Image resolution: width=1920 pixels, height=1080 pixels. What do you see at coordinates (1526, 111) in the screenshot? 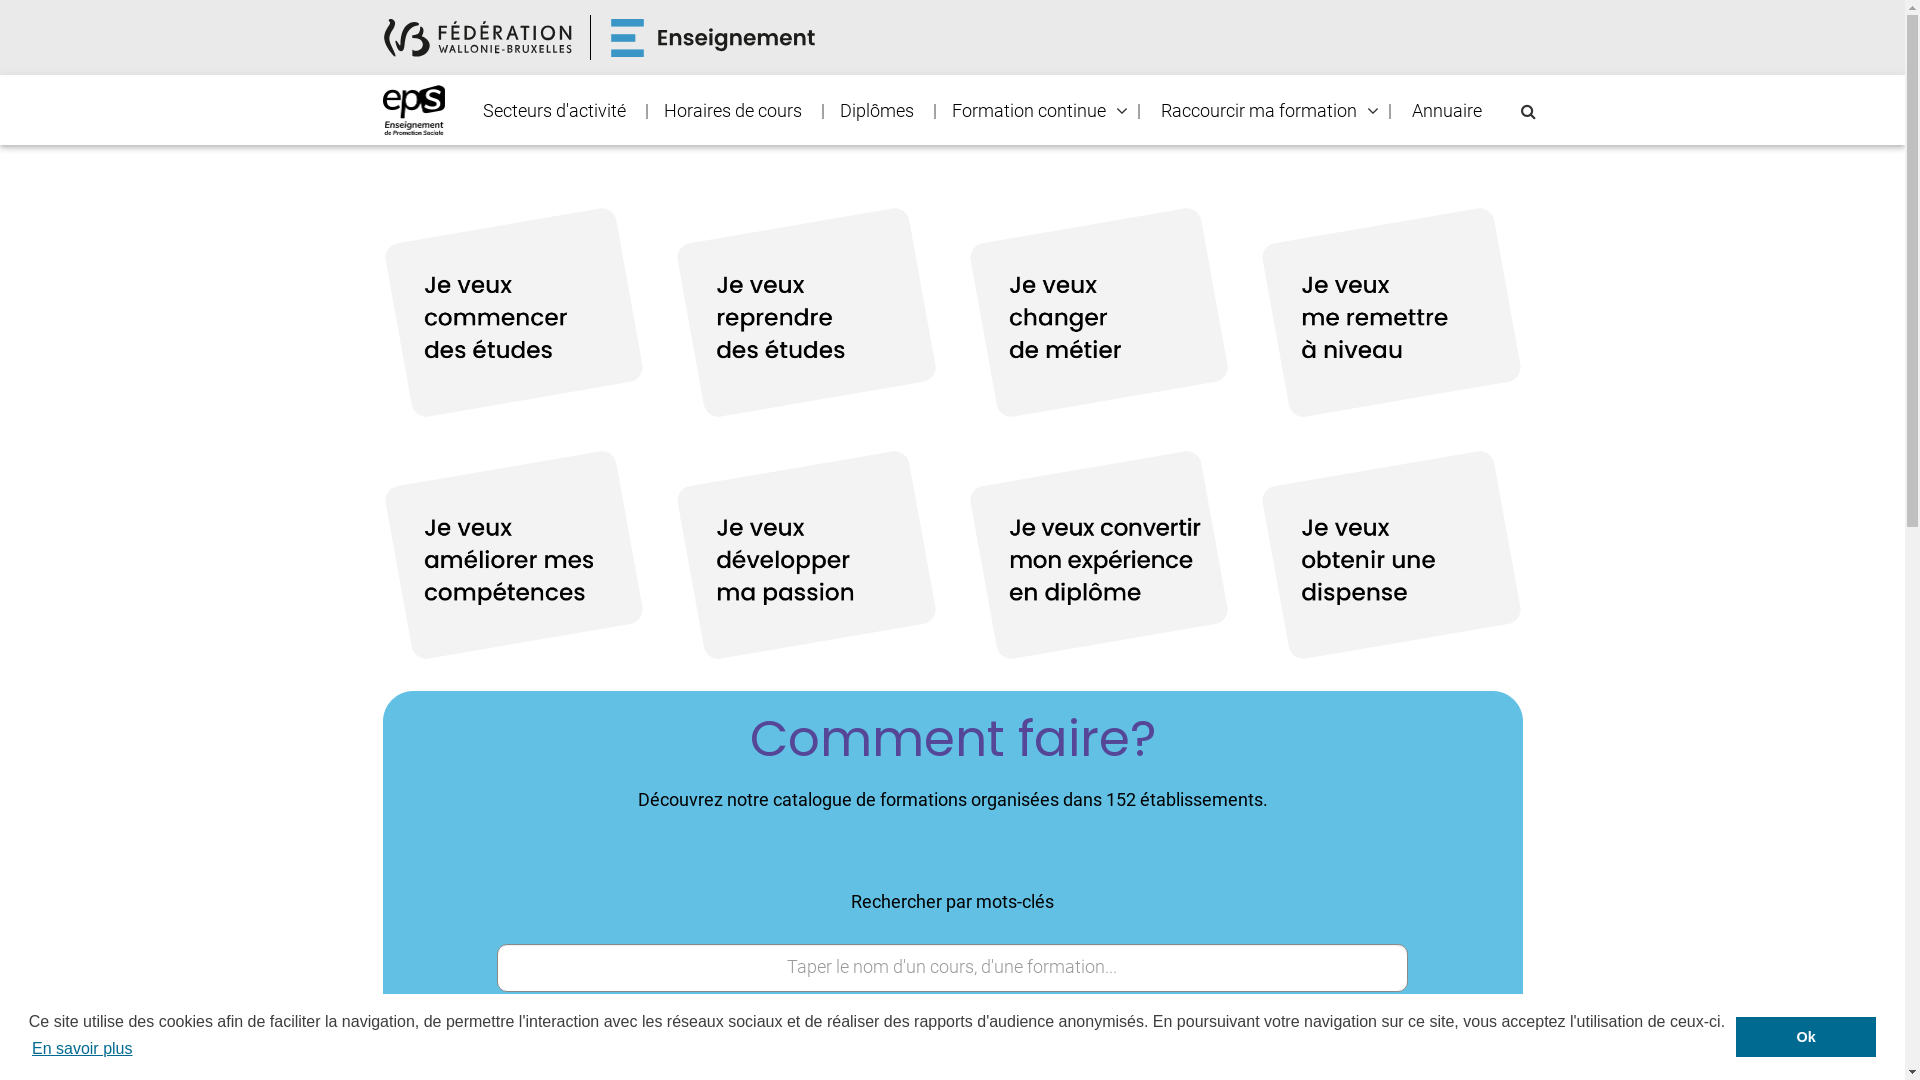
I see `'Rechercher sur le site'` at bounding box center [1526, 111].